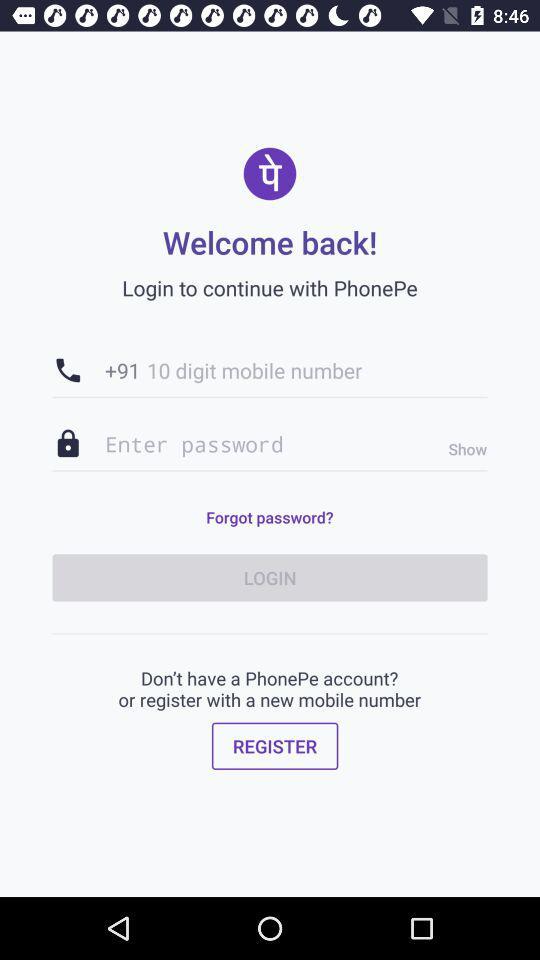 Image resolution: width=540 pixels, height=960 pixels. Describe the element at coordinates (269, 516) in the screenshot. I see `the icon above login icon` at that location.